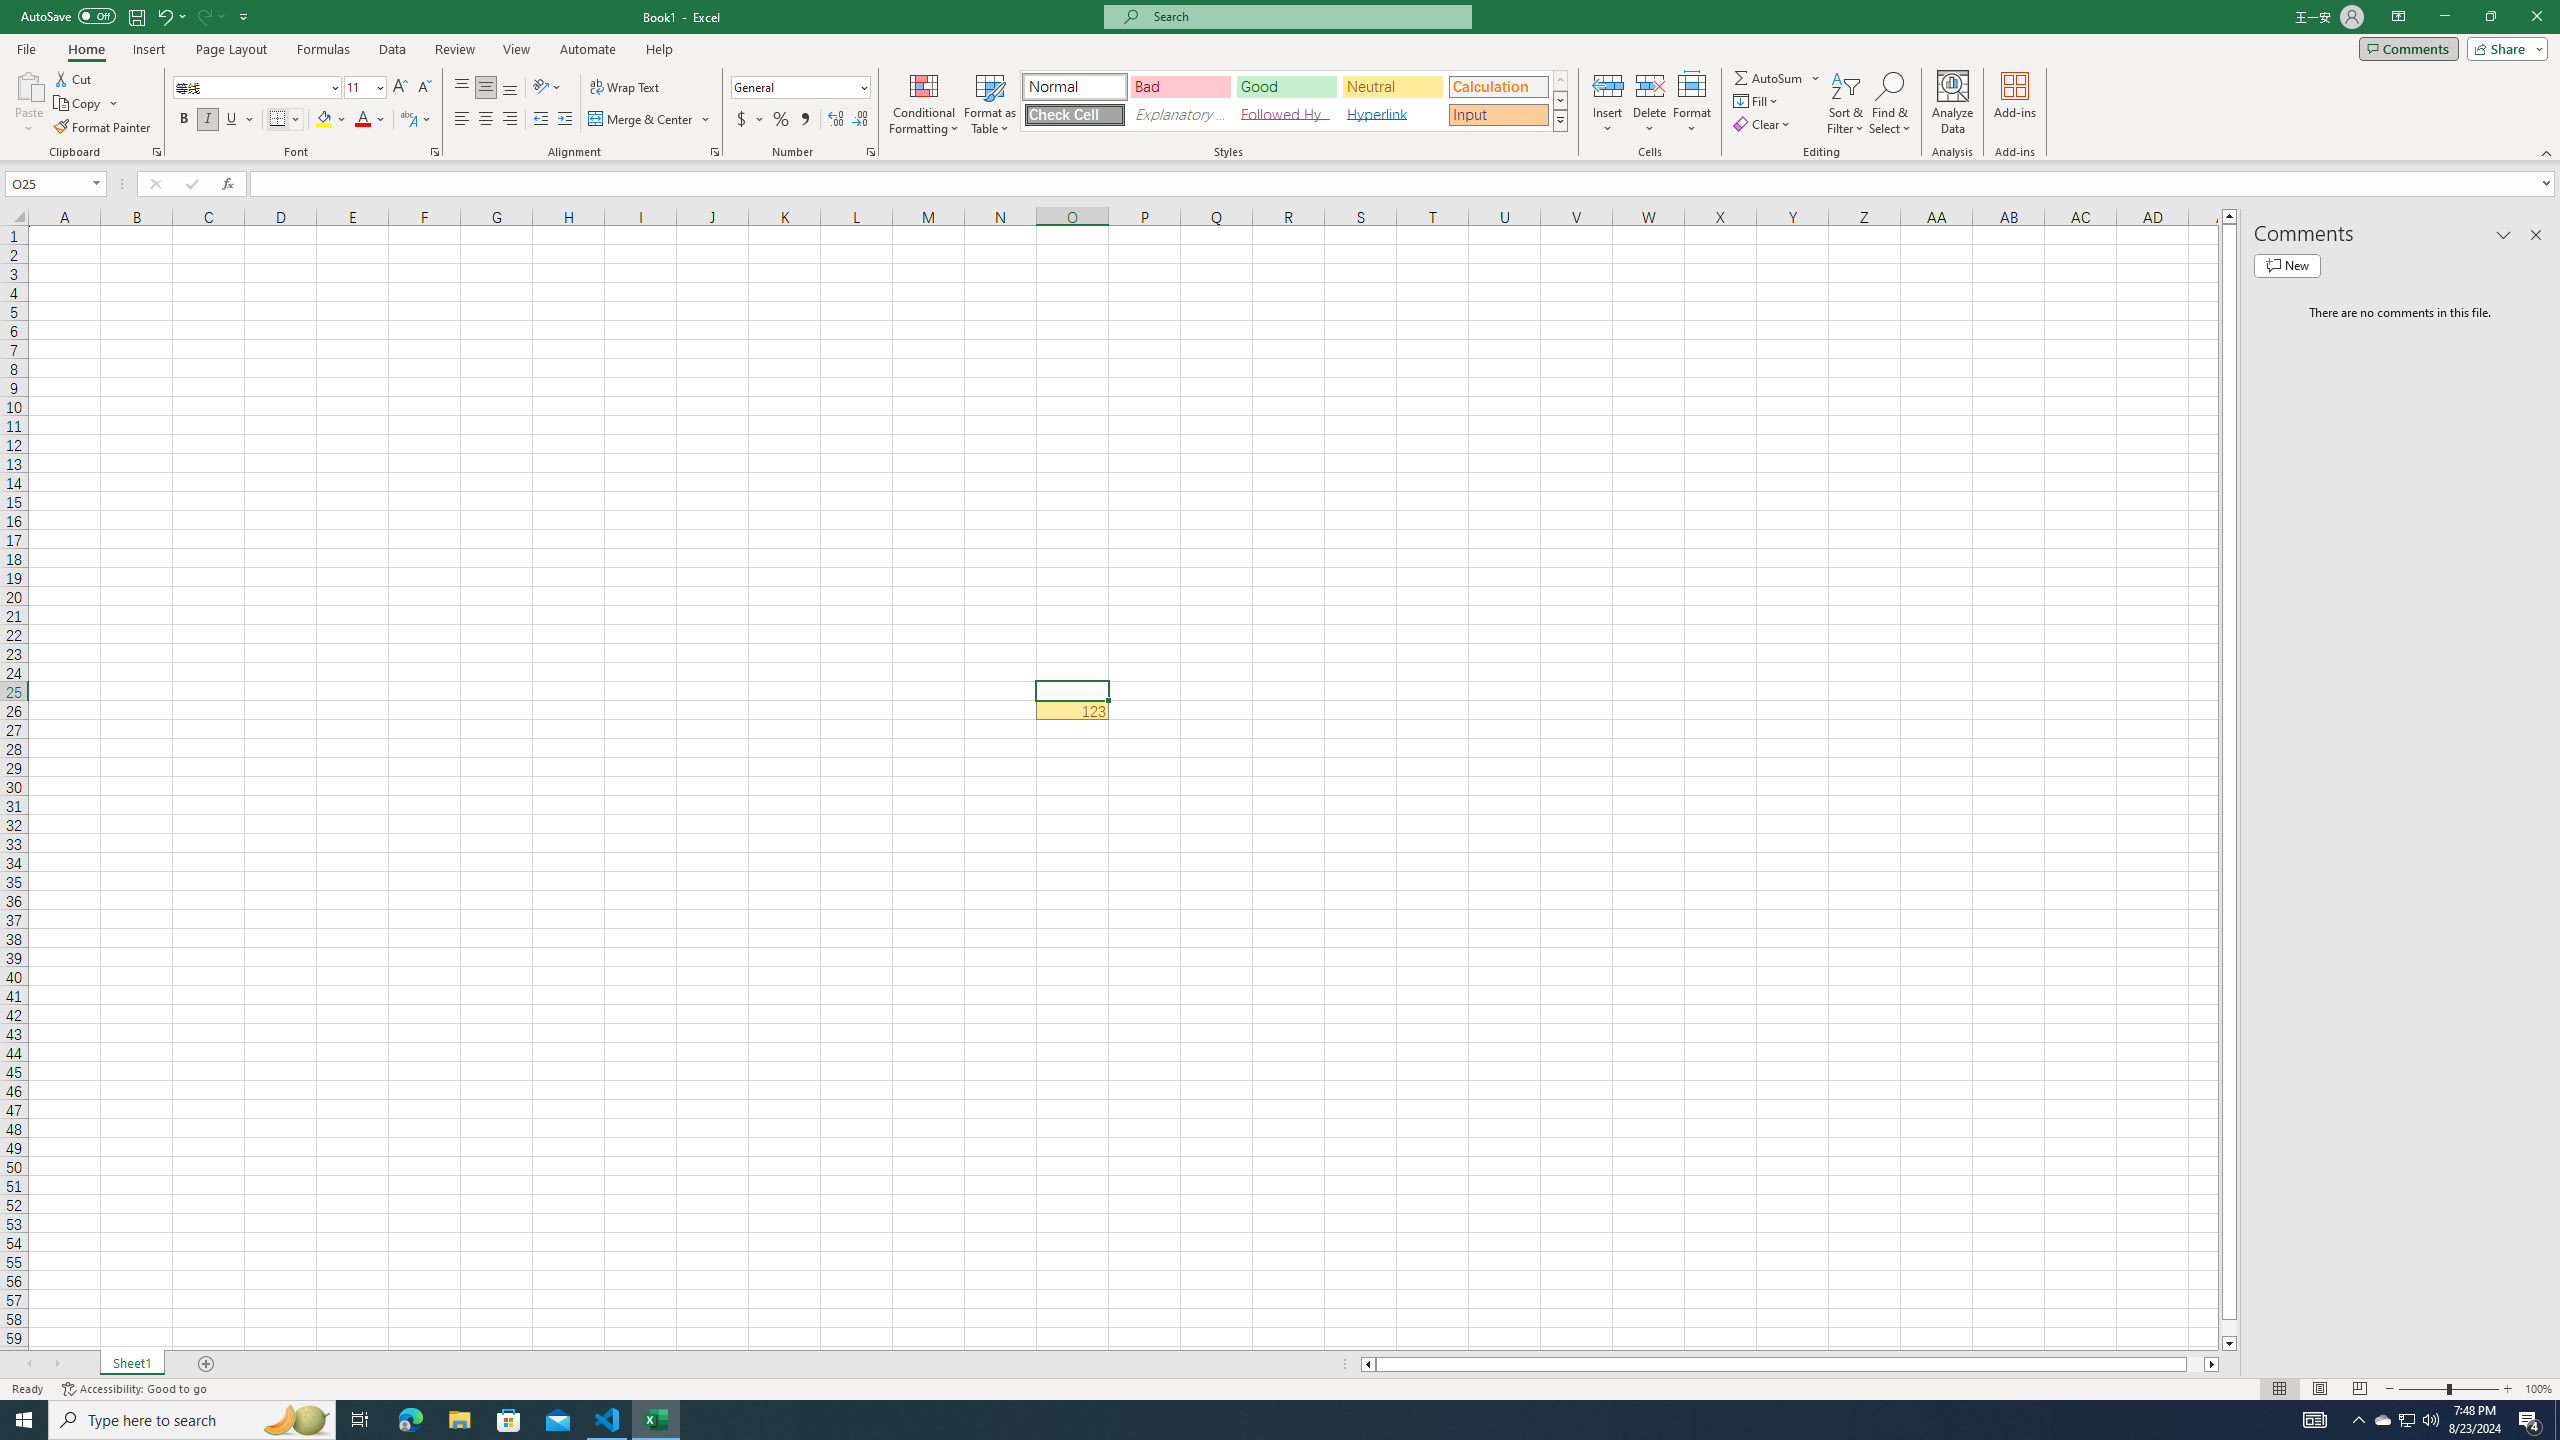 Image resolution: width=2560 pixels, height=1440 pixels. Describe the element at coordinates (415, 118) in the screenshot. I see `'Show Phonetic Field'` at that location.